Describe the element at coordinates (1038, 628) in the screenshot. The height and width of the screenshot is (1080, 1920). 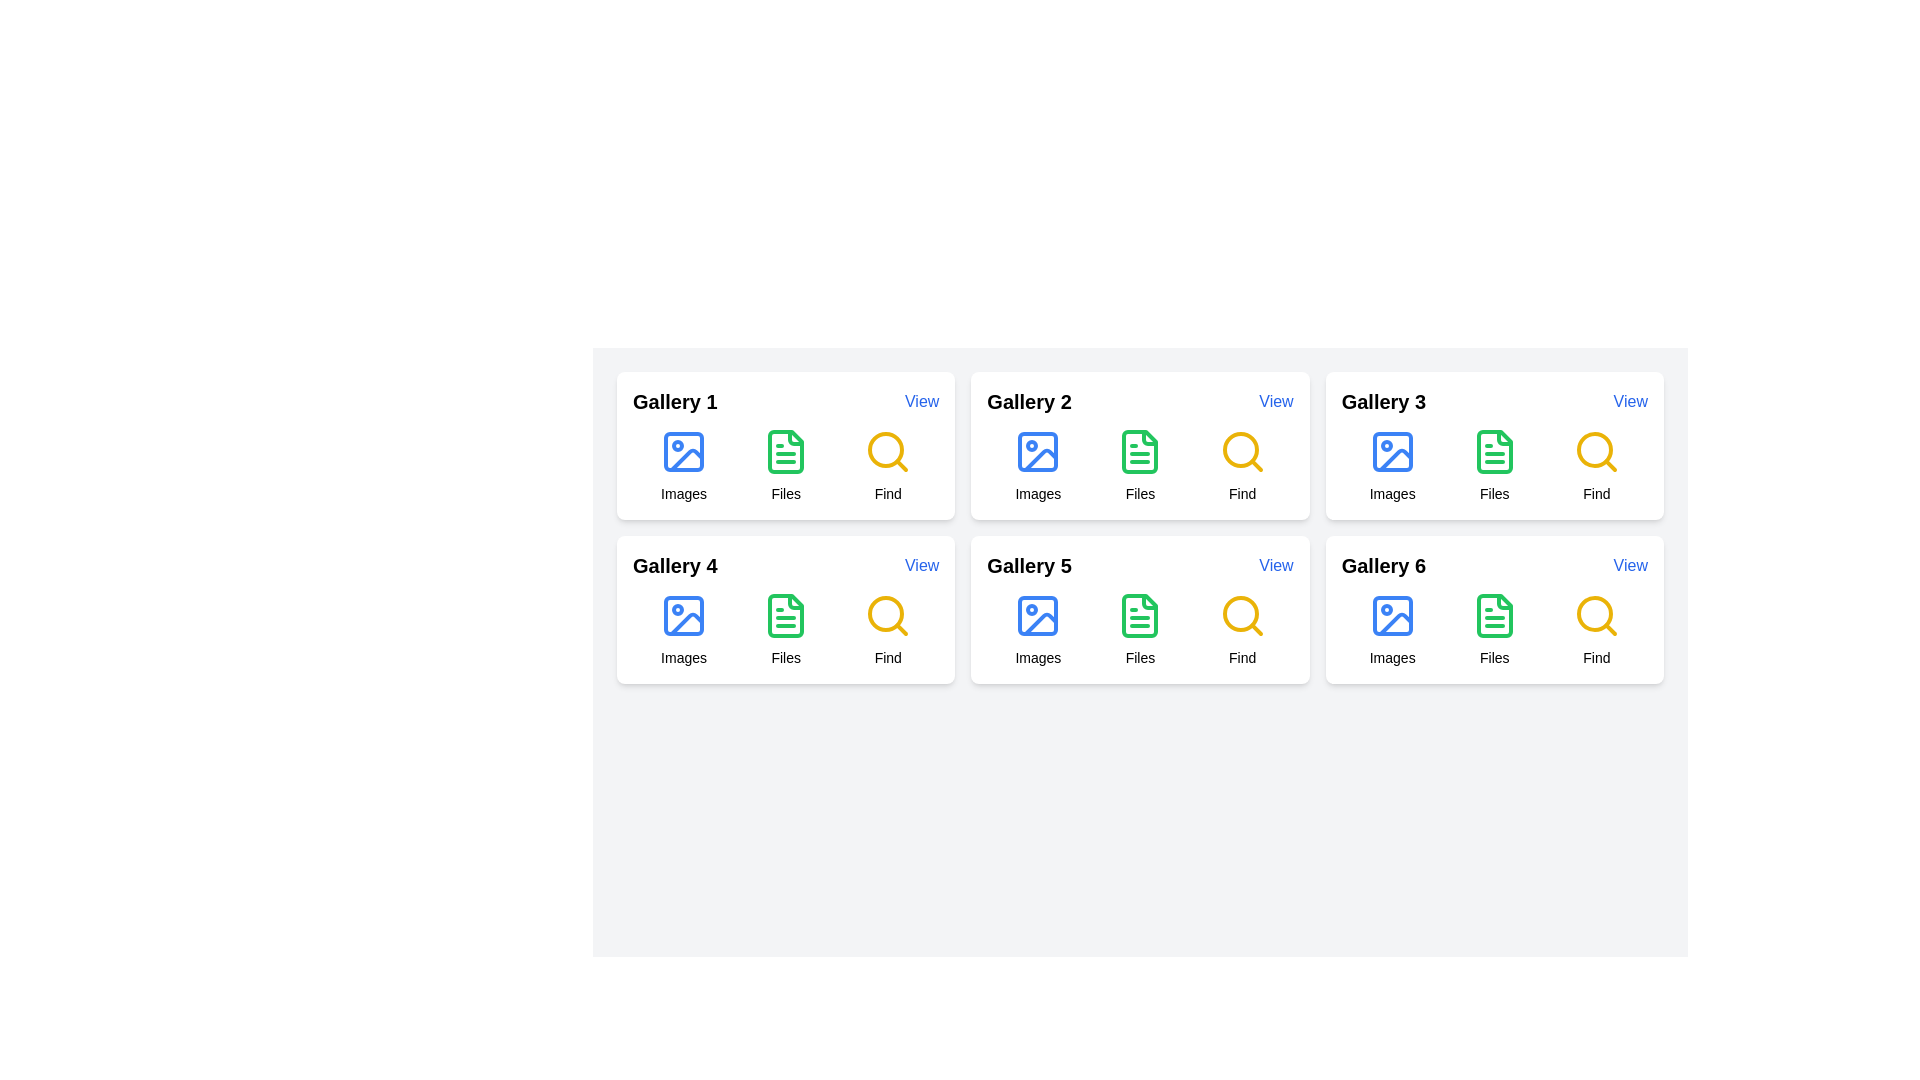
I see `the blue icon with the photograph symbol and the text label 'Images'` at that location.